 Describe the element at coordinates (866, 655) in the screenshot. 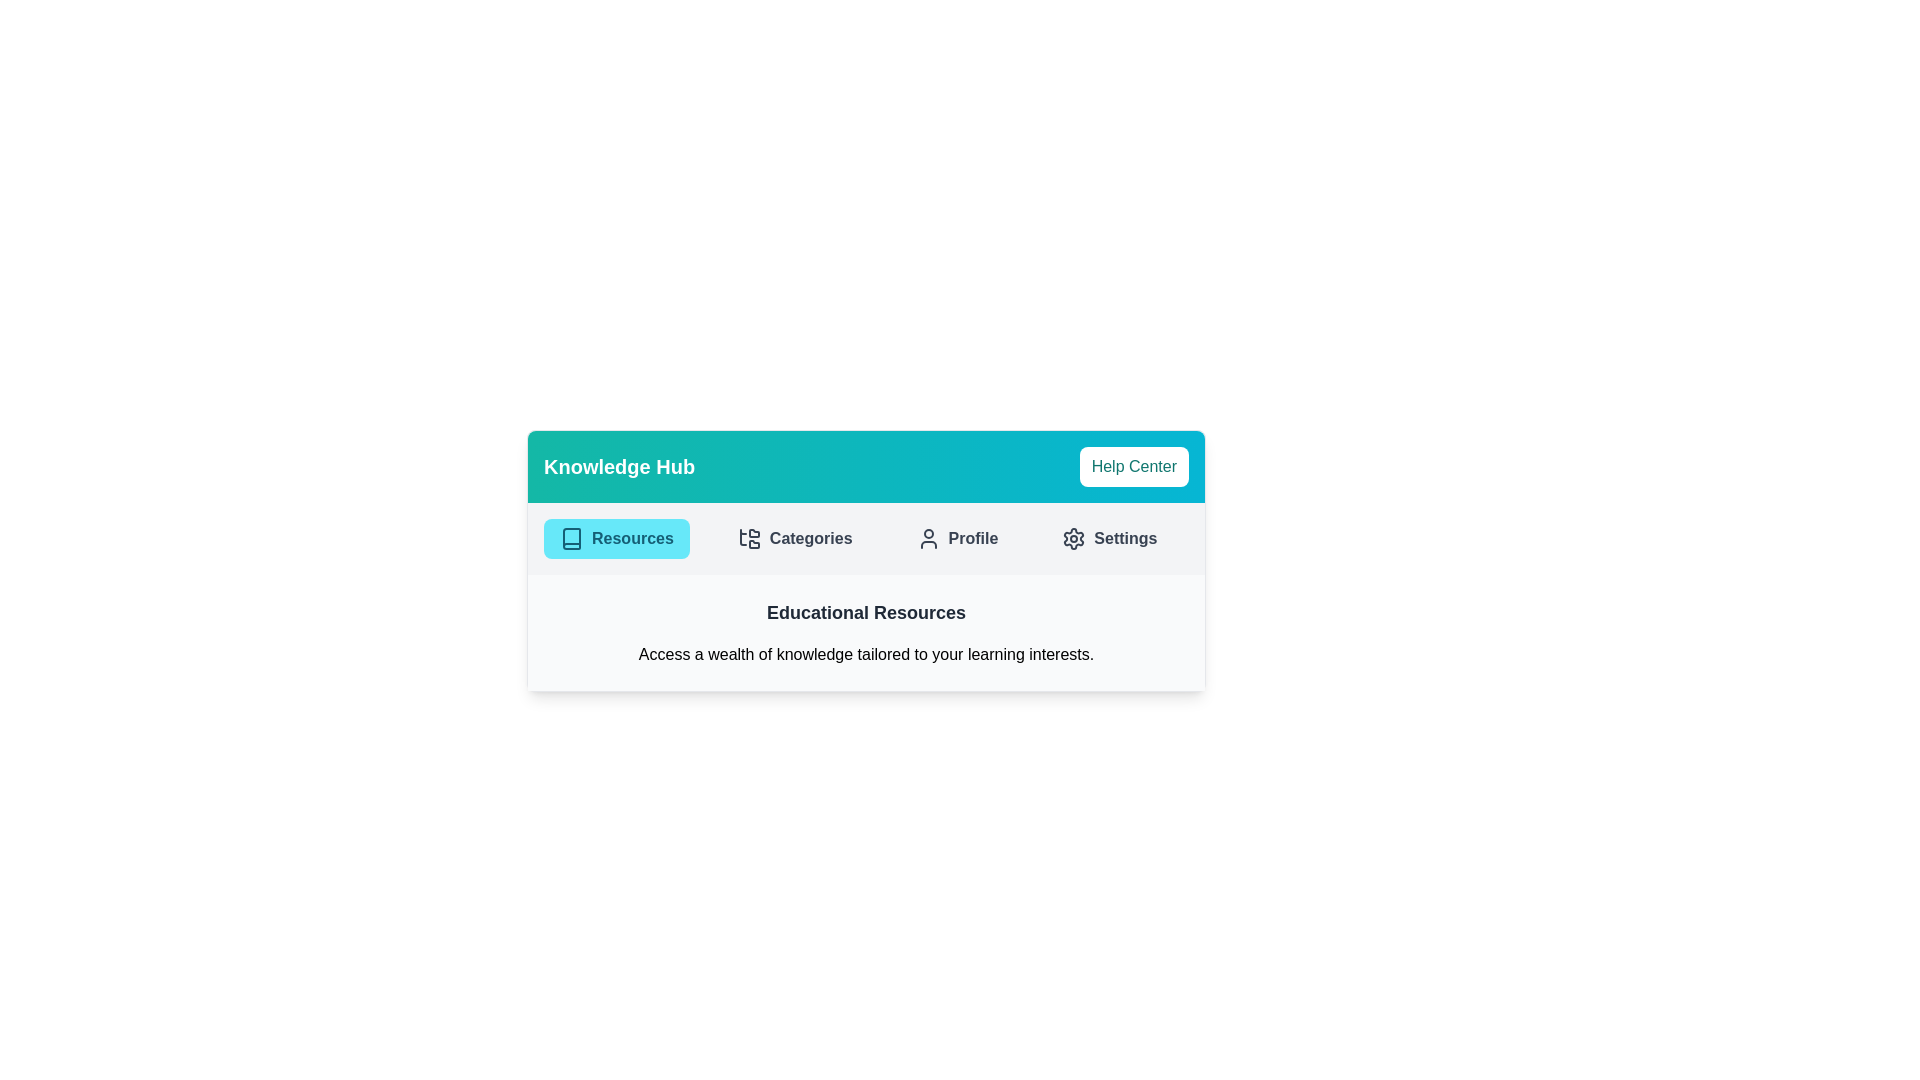

I see `the static text that provides a descriptive overview or subtitle for the 'Educational Resources' section, located below the heading and spanning horizontally across the center of the interface` at that location.